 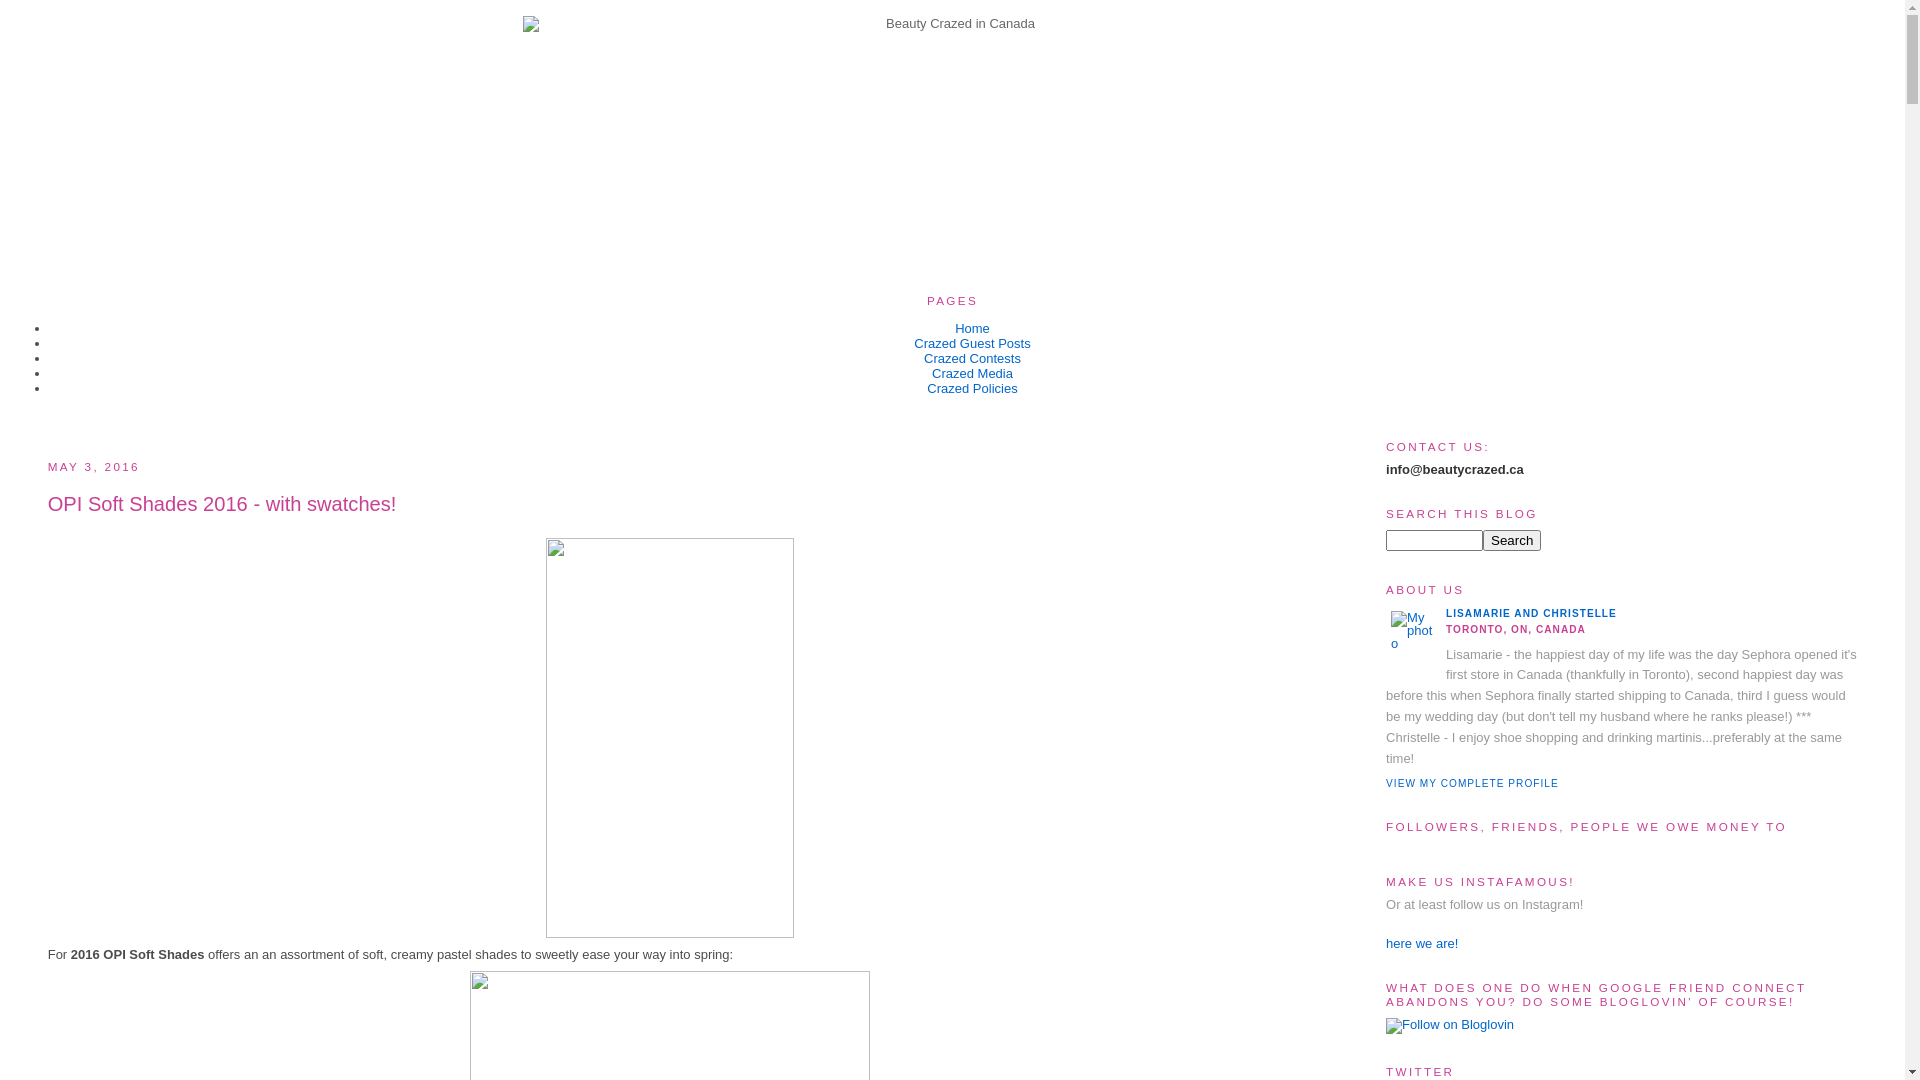 What do you see at coordinates (1512, 540) in the screenshot?
I see `'search'` at bounding box center [1512, 540].